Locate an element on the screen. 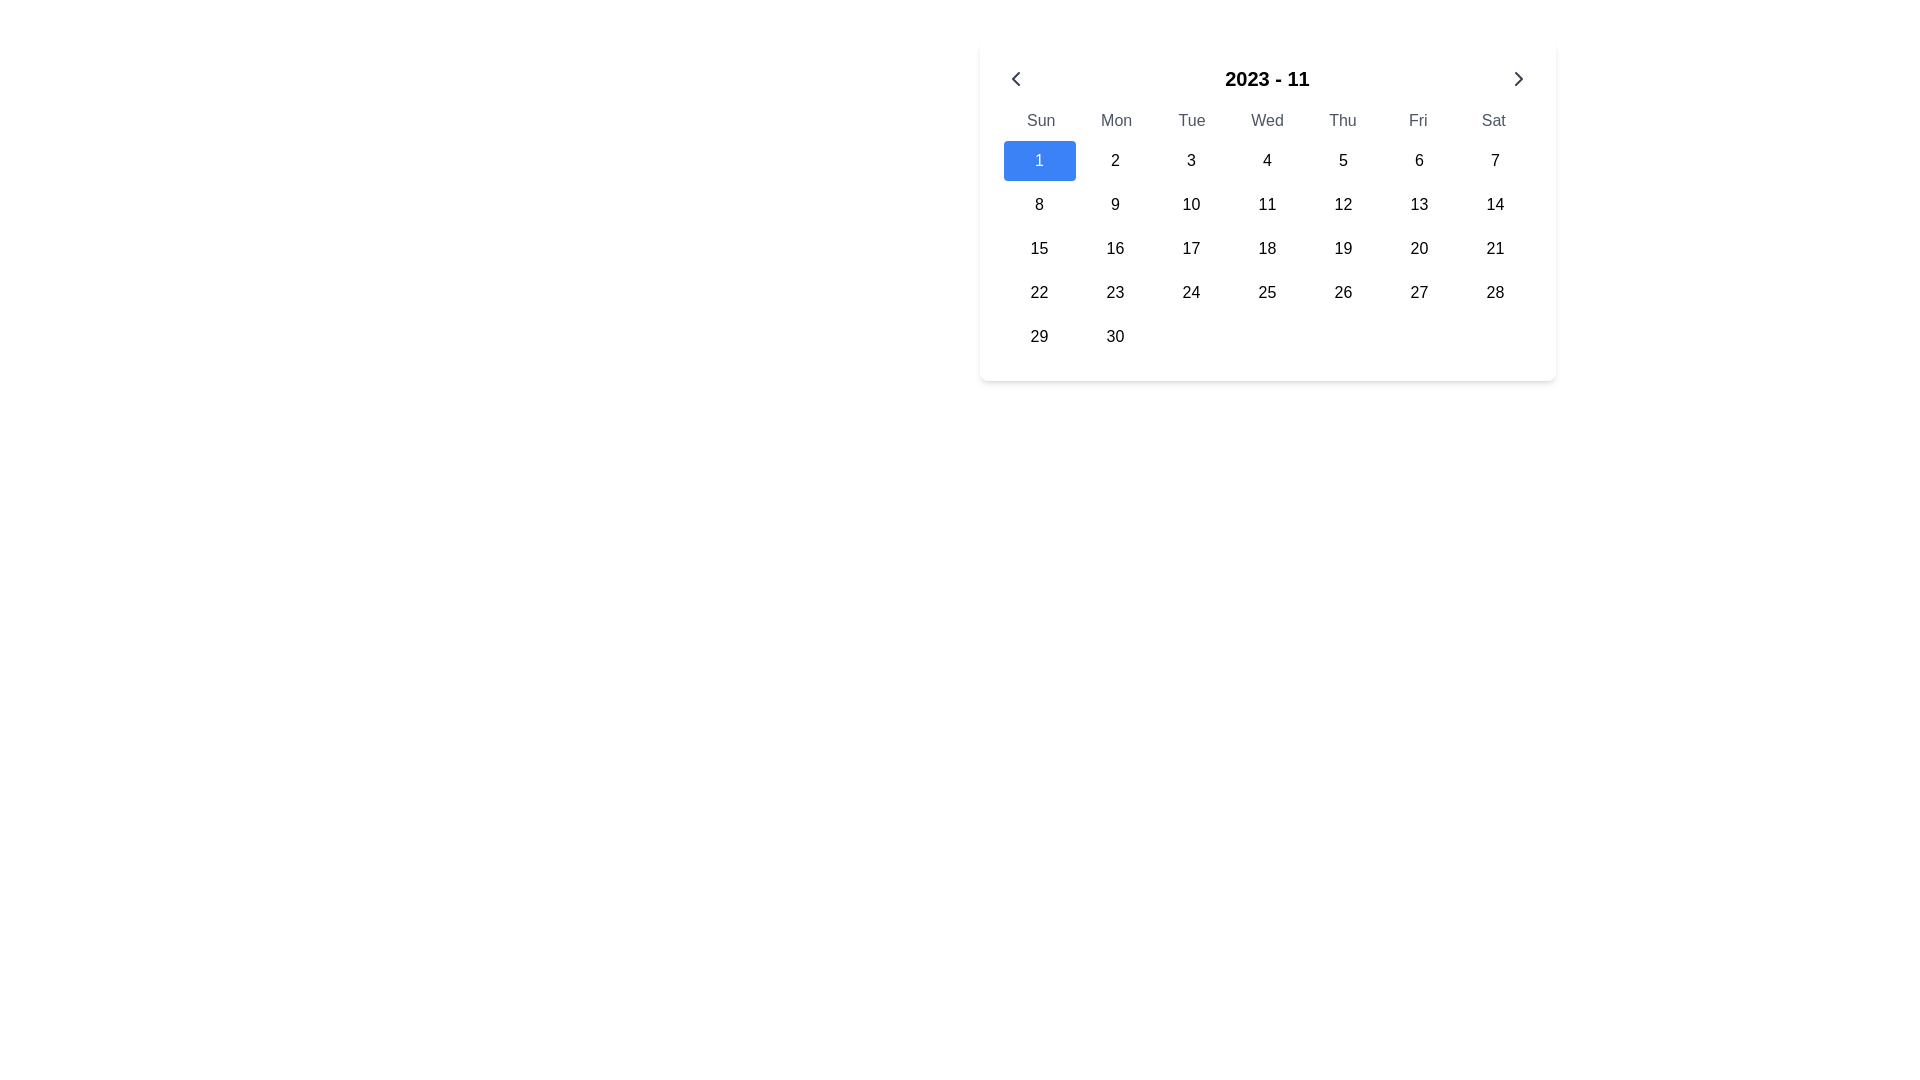 This screenshot has width=1920, height=1080. the text label displaying 'Sun' styled in light gray, positioned at the far left of the weekday header in the weekly calendar interface is located at coordinates (1040, 120).